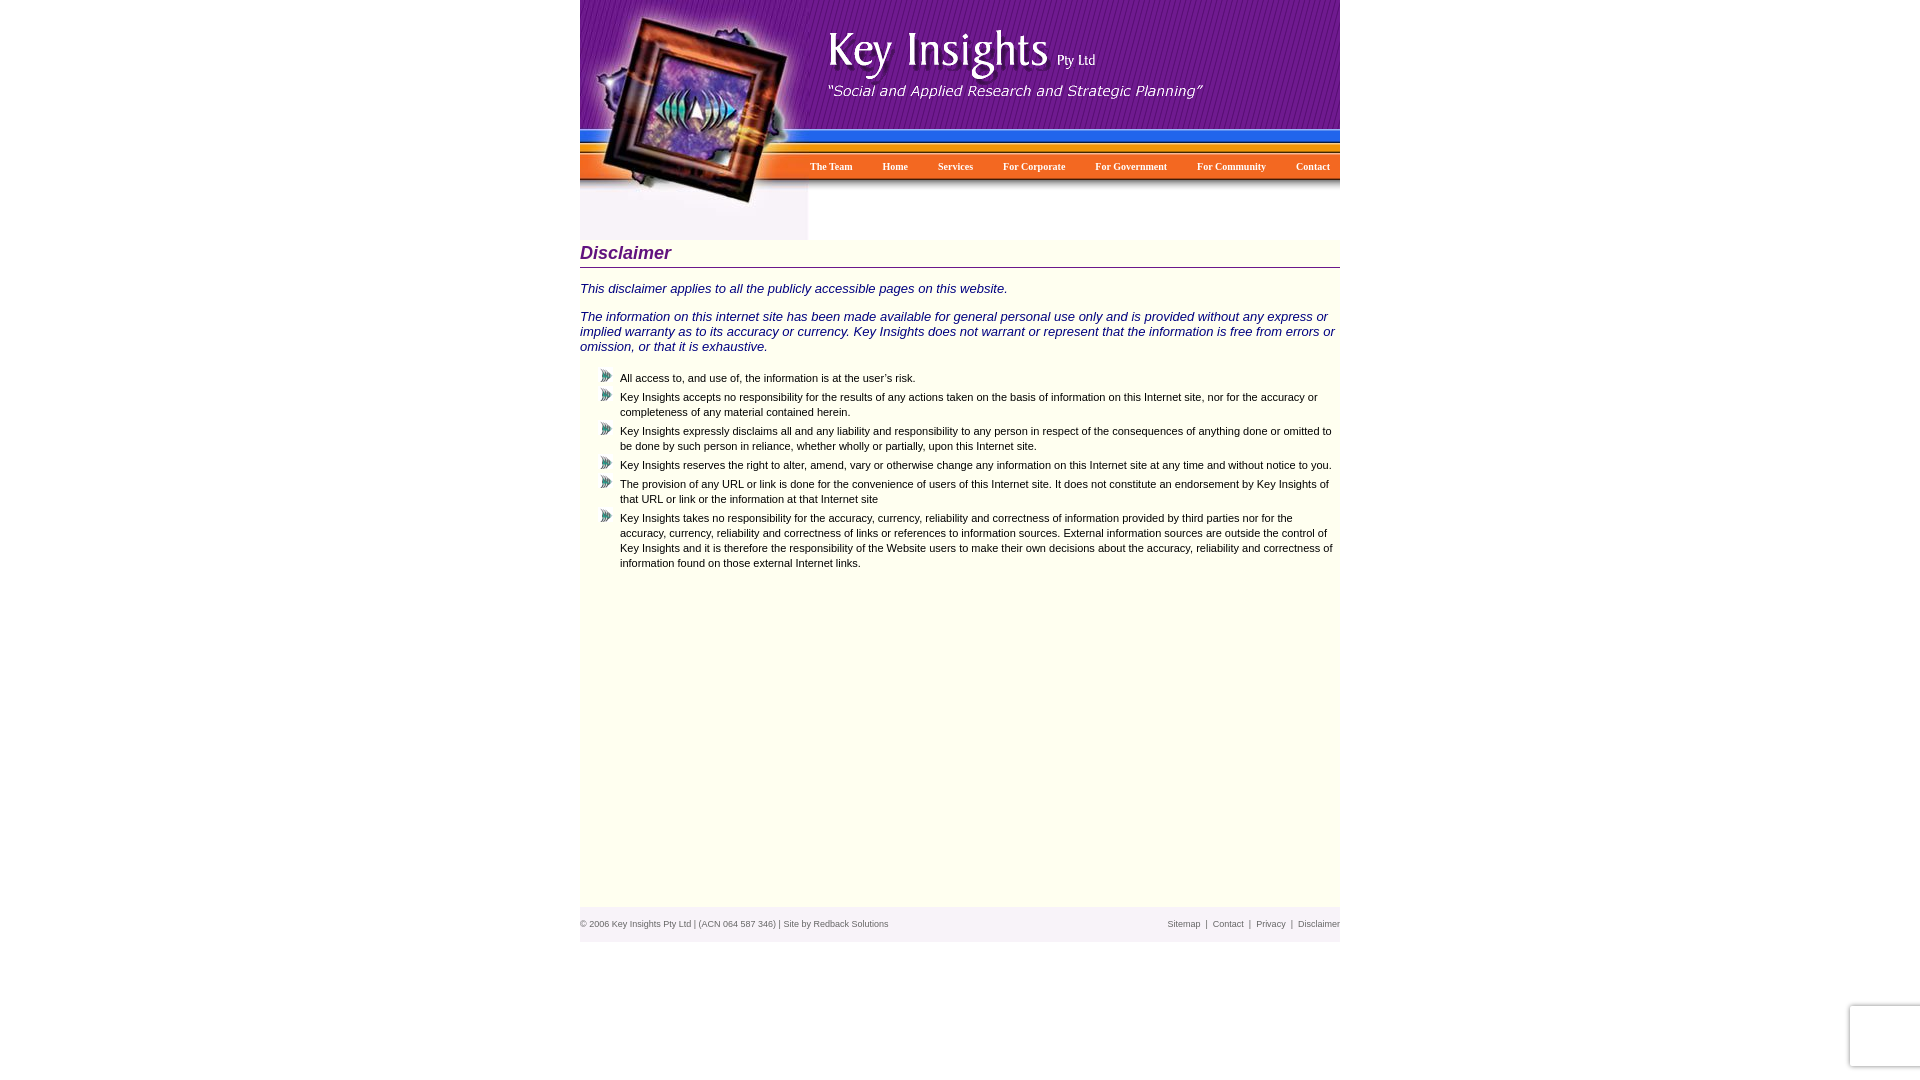 Image resolution: width=1920 pixels, height=1080 pixels. What do you see at coordinates (881, 164) in the screenshot?
I see `'Home'` at bounding box center [881, 164].